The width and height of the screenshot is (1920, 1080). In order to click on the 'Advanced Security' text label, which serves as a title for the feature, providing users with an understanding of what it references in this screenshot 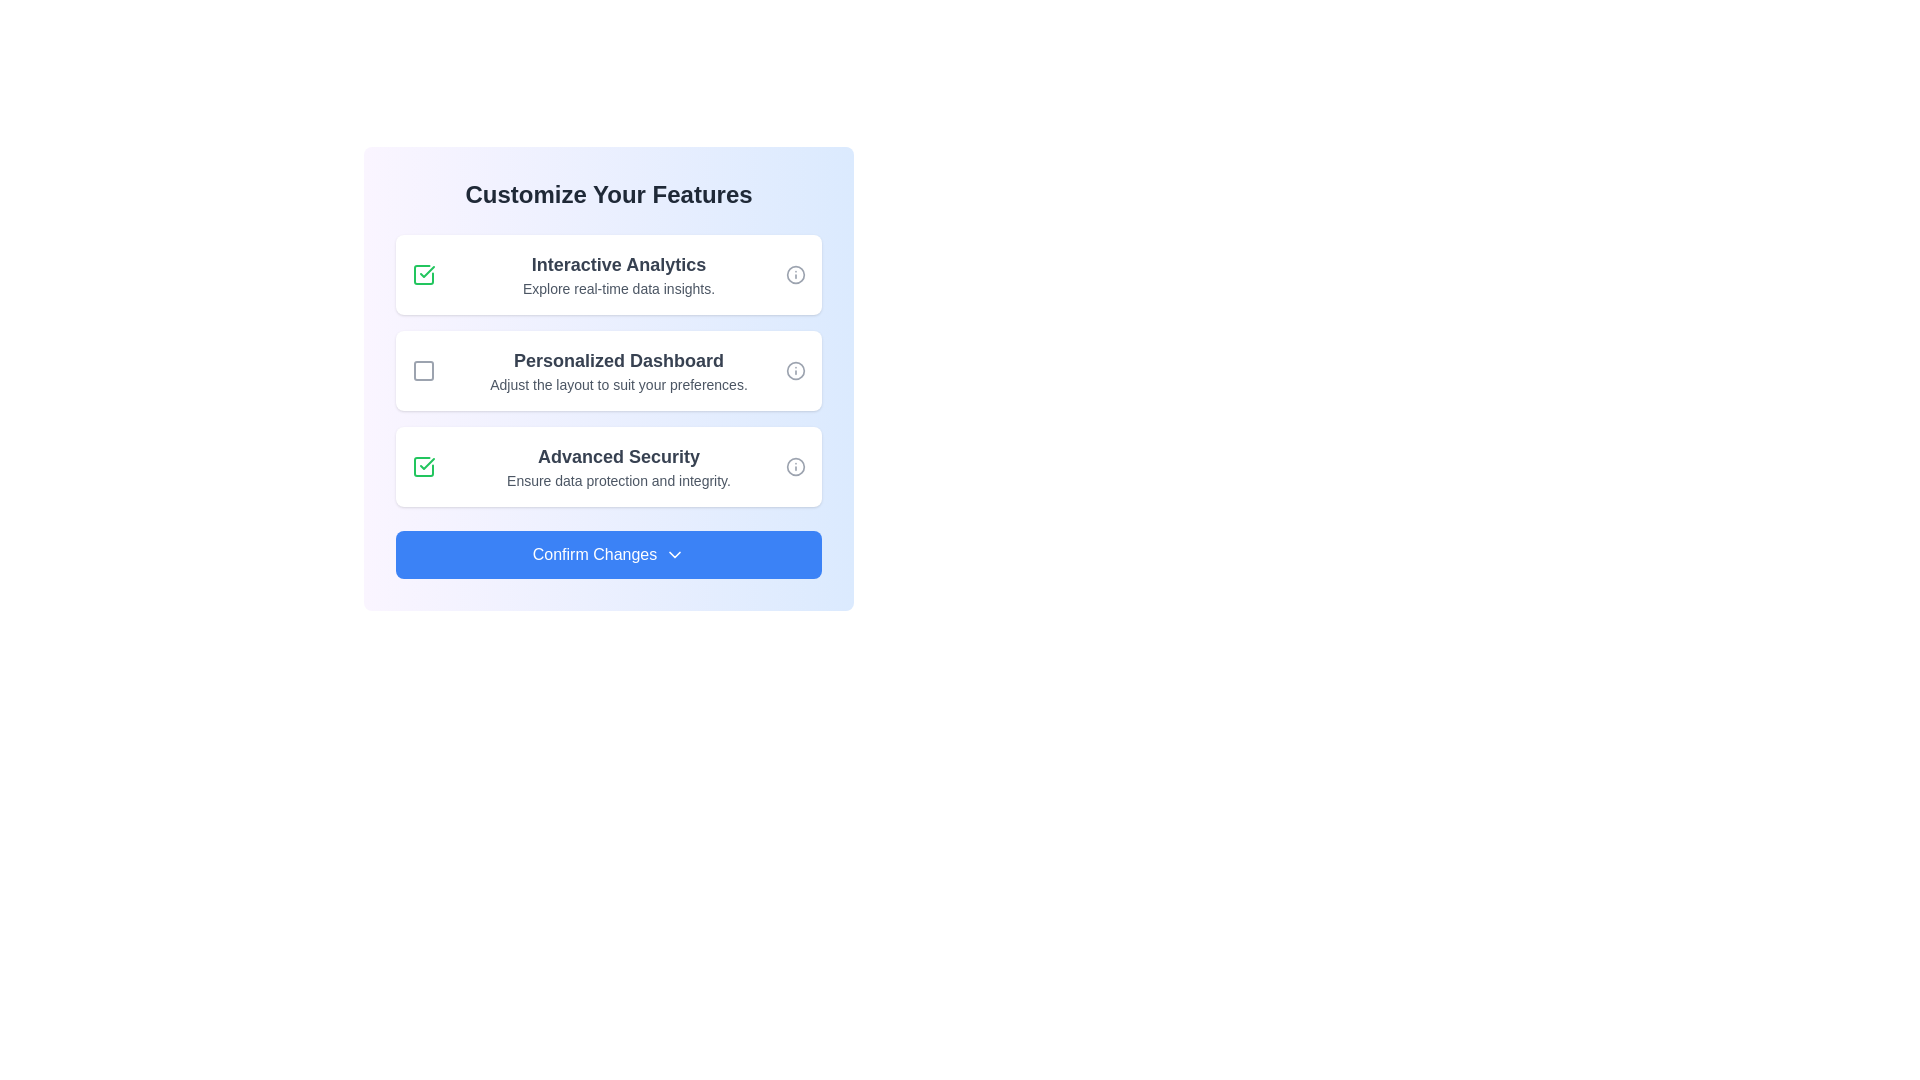, I will do `click(618, 456)`.